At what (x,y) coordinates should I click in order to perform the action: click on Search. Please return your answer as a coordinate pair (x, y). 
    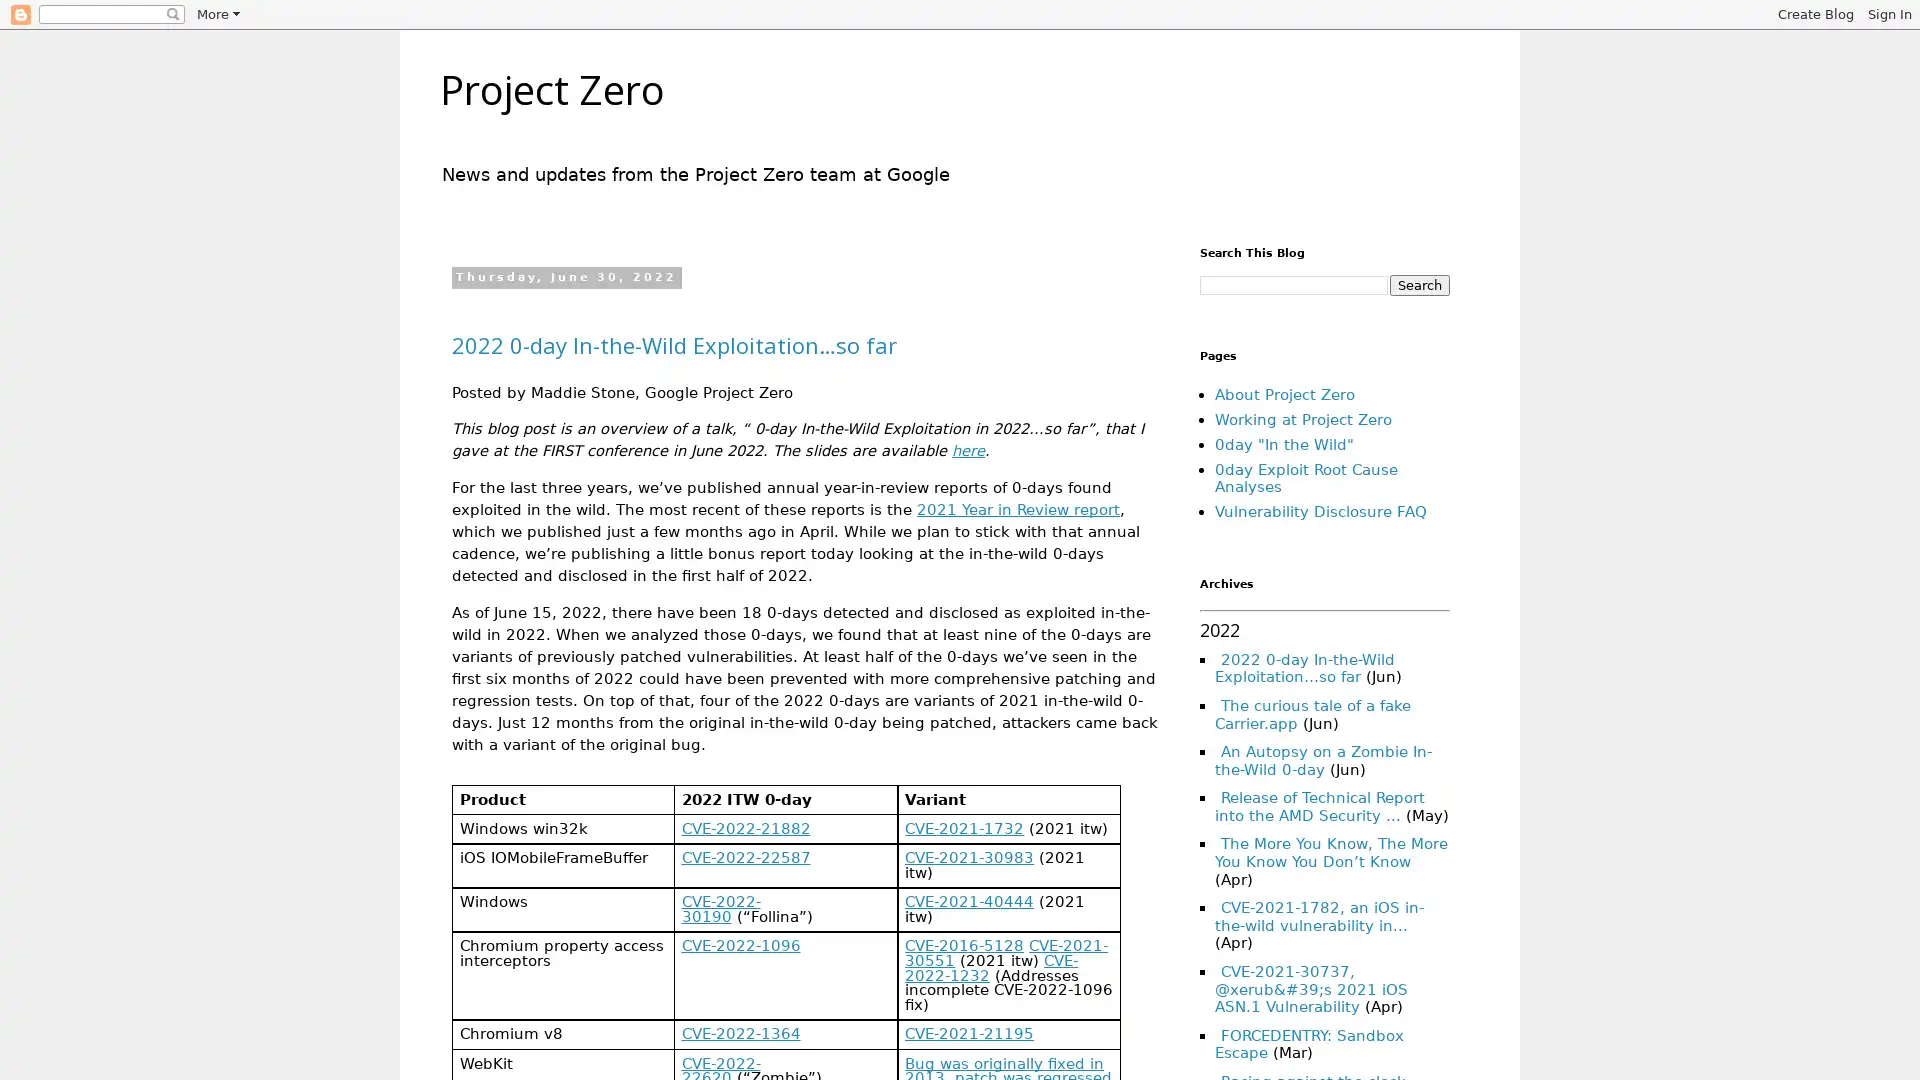
    Looking at the image, I should click on (1419, 285).